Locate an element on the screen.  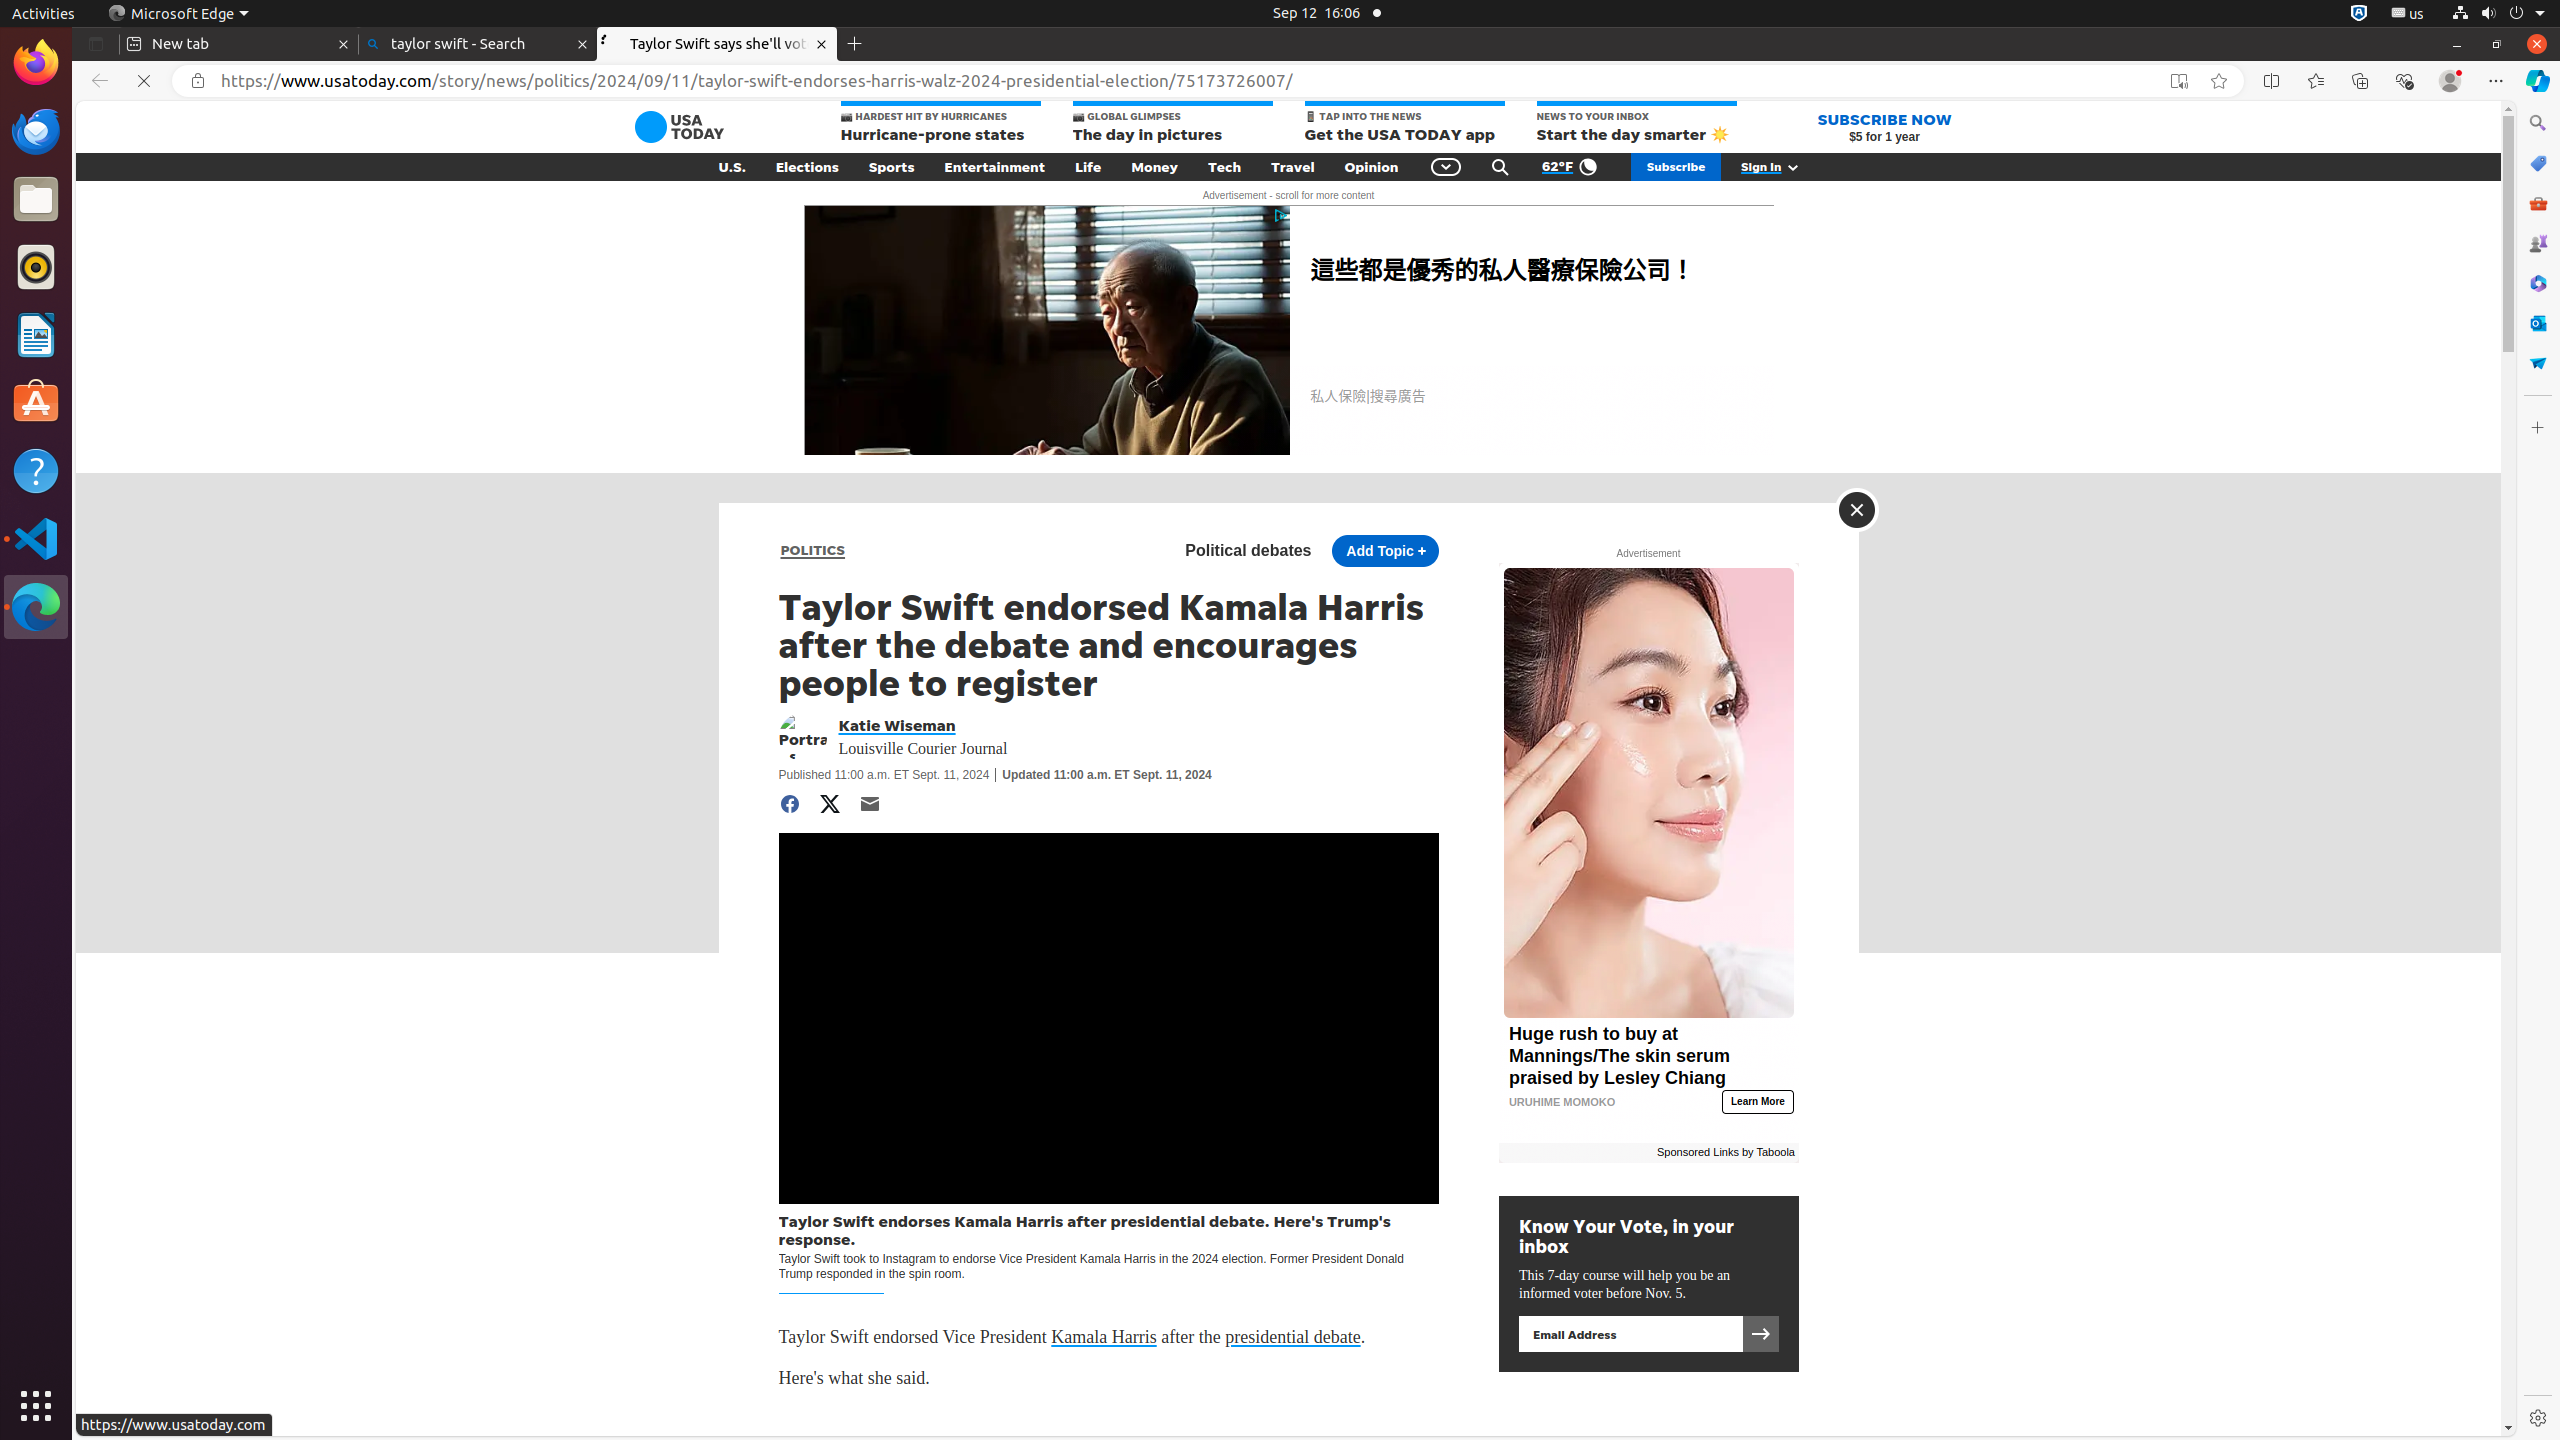
'Rhythmbox' is located at coordinates (36, 265).